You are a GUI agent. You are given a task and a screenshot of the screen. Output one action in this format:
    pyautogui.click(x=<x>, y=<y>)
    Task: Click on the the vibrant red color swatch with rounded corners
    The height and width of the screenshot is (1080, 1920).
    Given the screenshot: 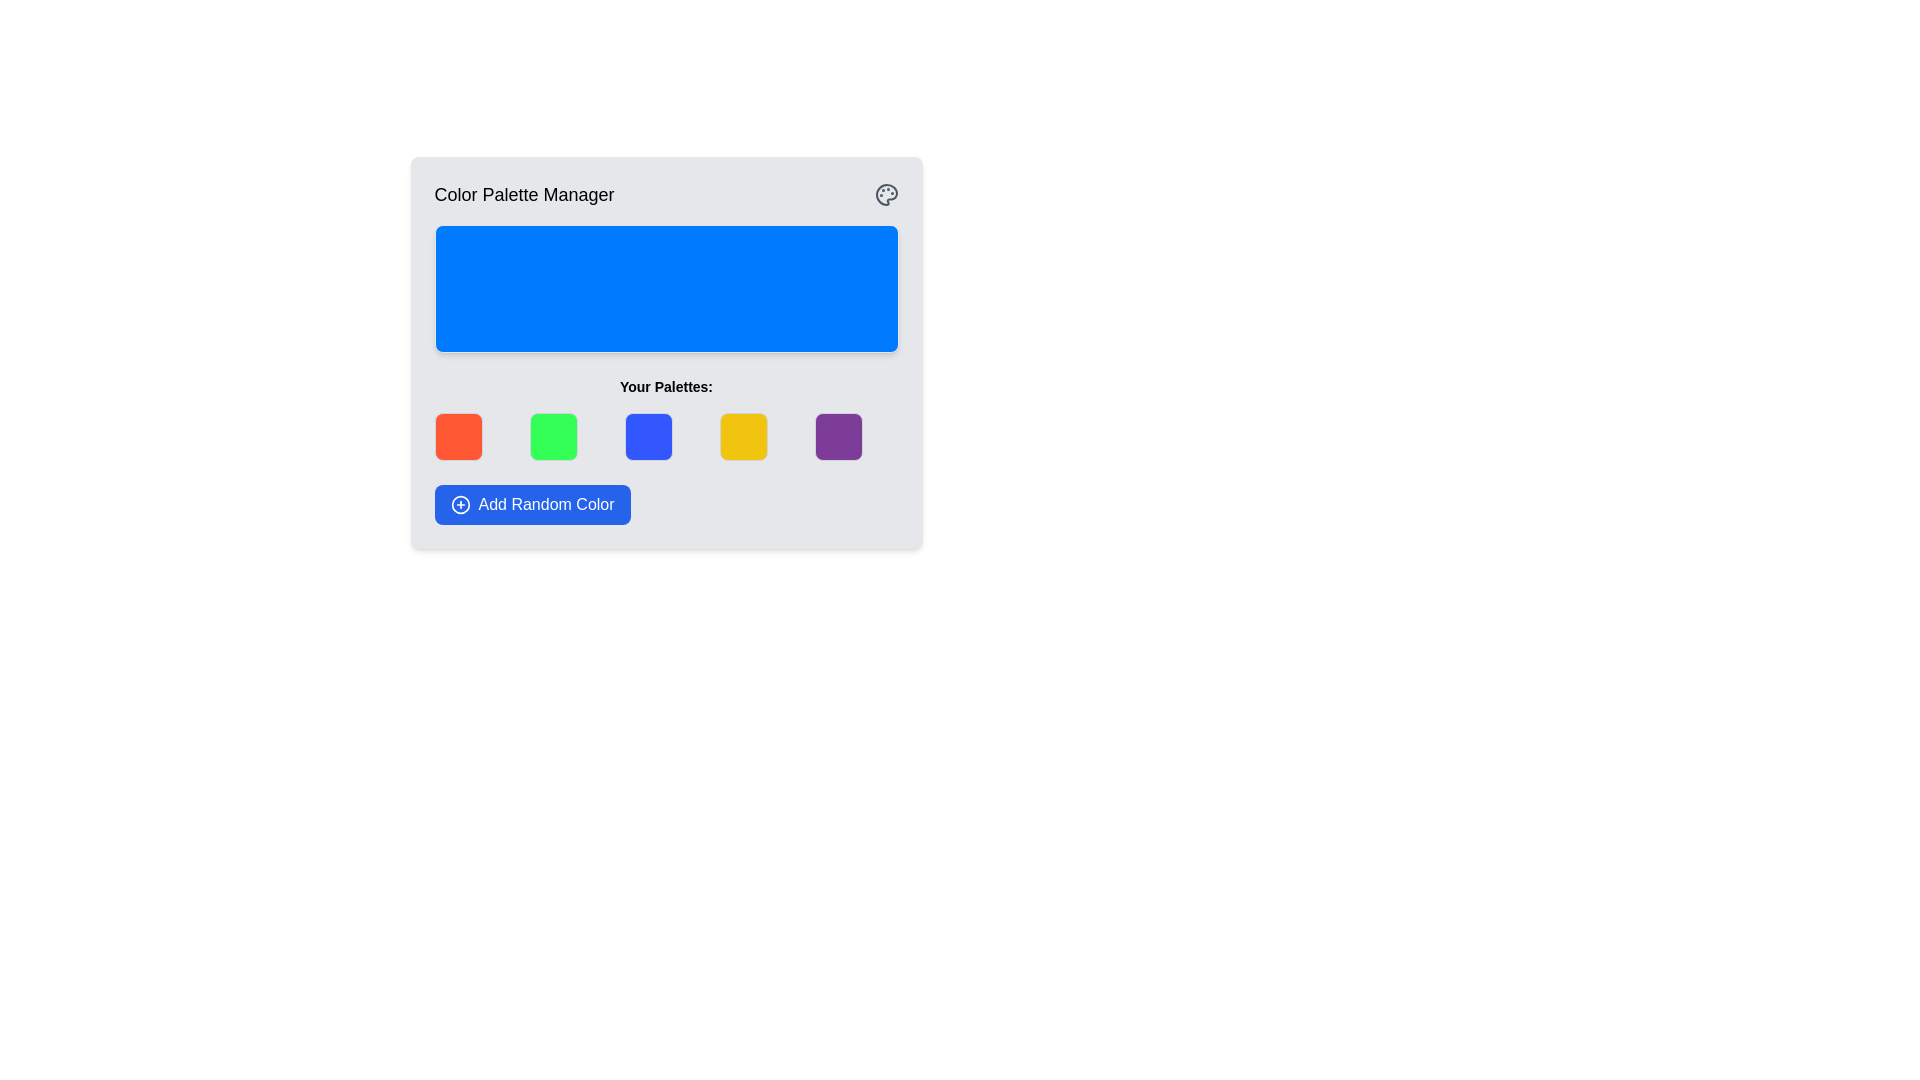 What is the action you would take?
    pyautogui.click(x=457, y=435)
    